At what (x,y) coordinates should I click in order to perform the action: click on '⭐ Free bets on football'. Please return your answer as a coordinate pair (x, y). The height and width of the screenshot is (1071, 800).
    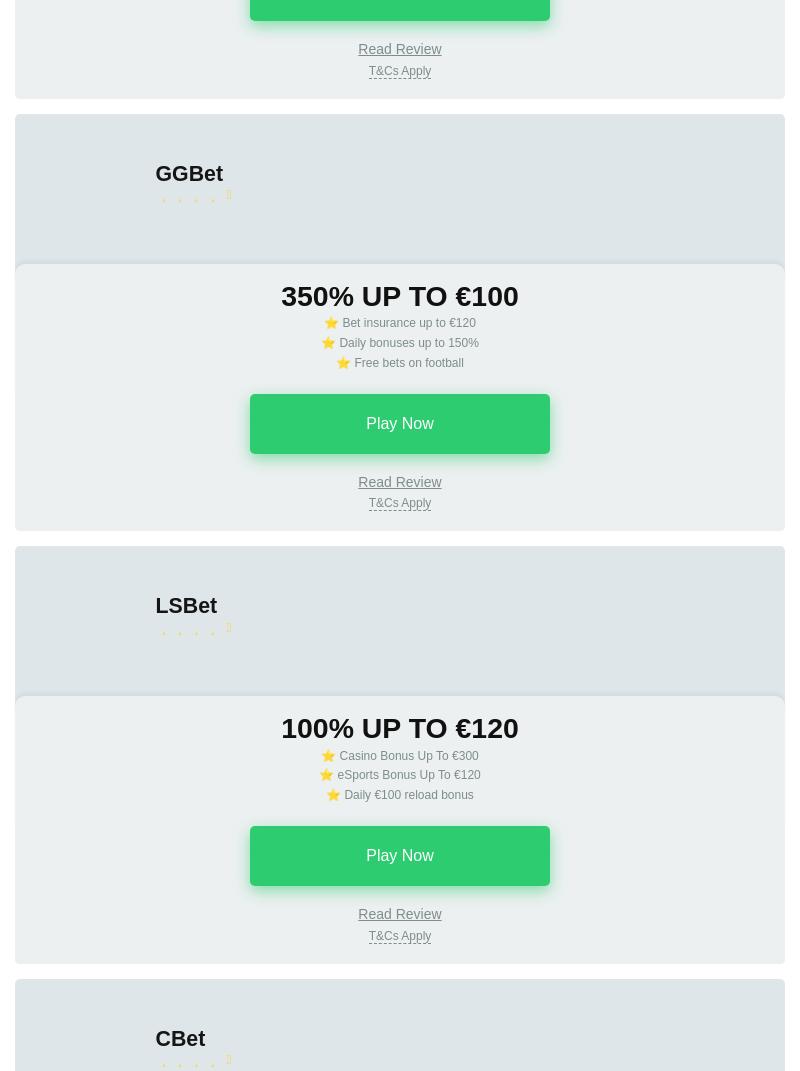
    Looking at the image, I should click on (398, 360).